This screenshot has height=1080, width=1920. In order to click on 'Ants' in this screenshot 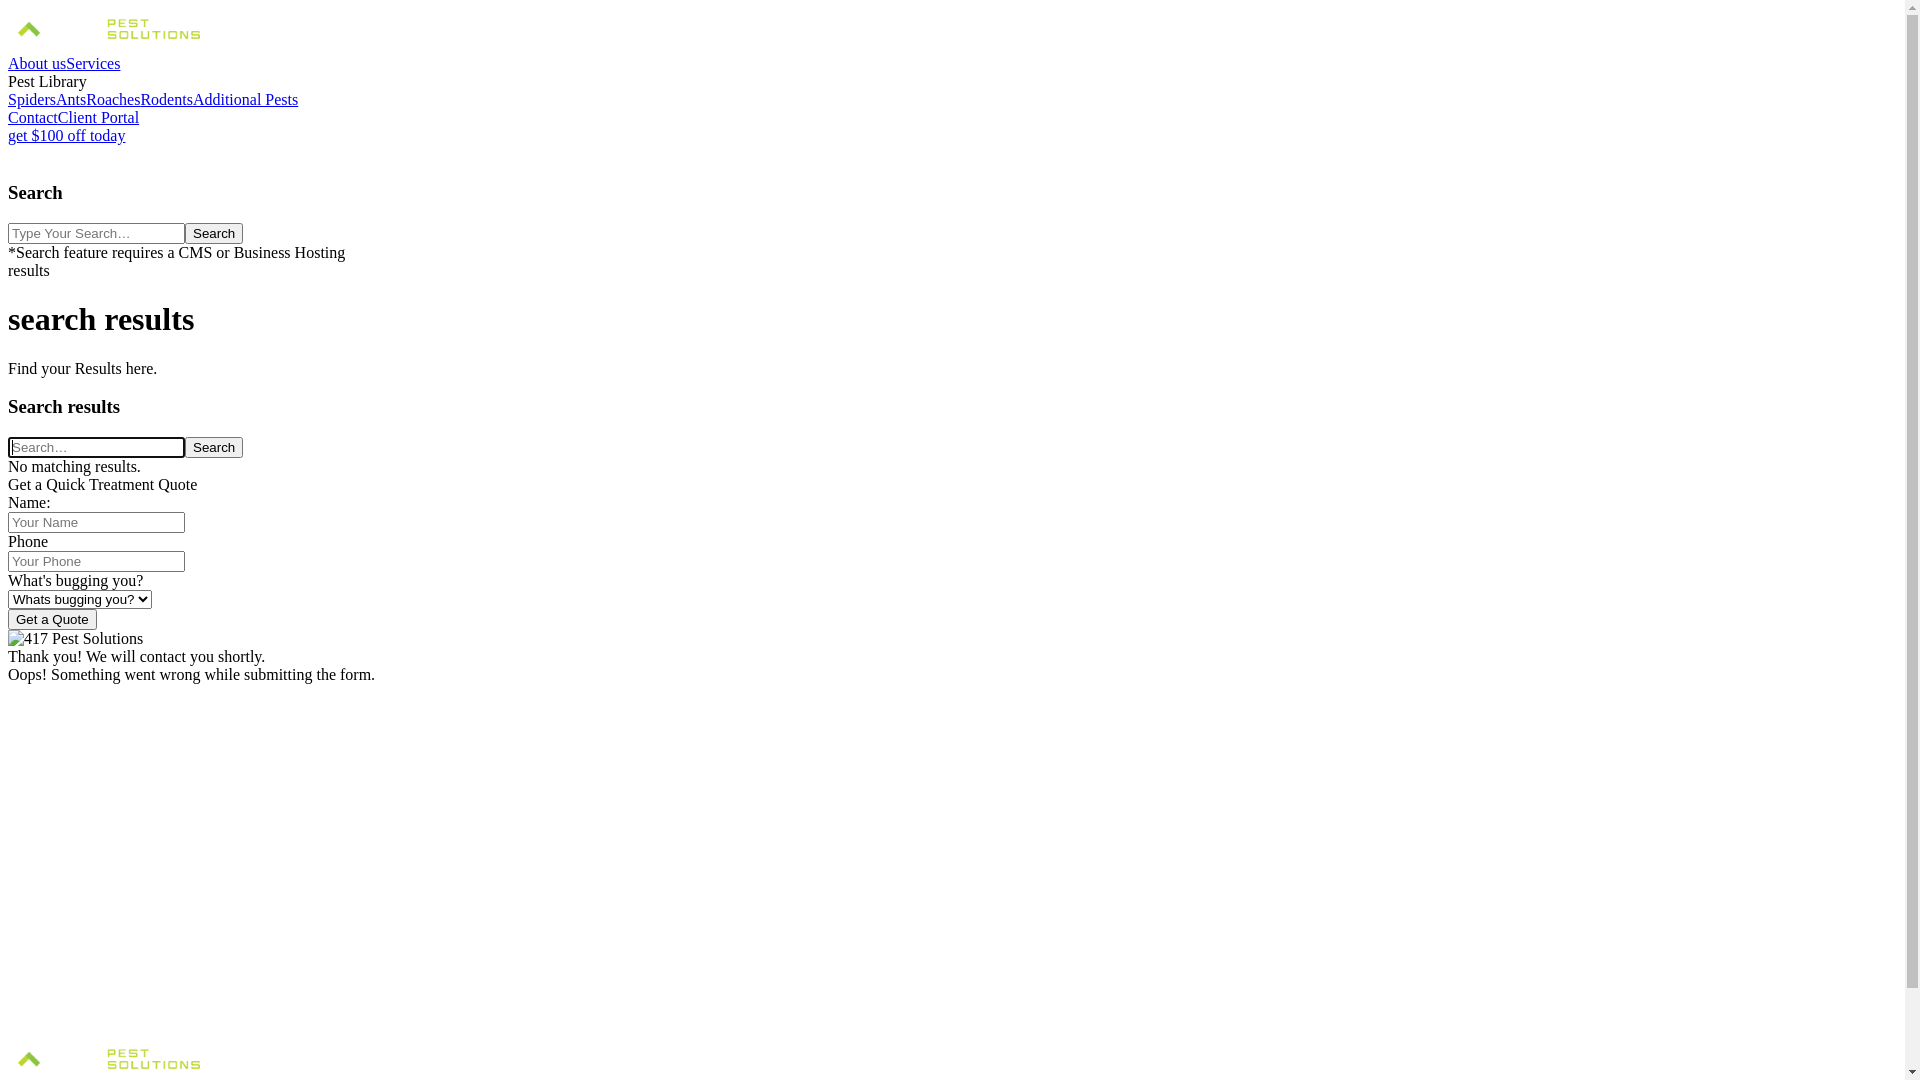, I will do `click(71, 99)`.